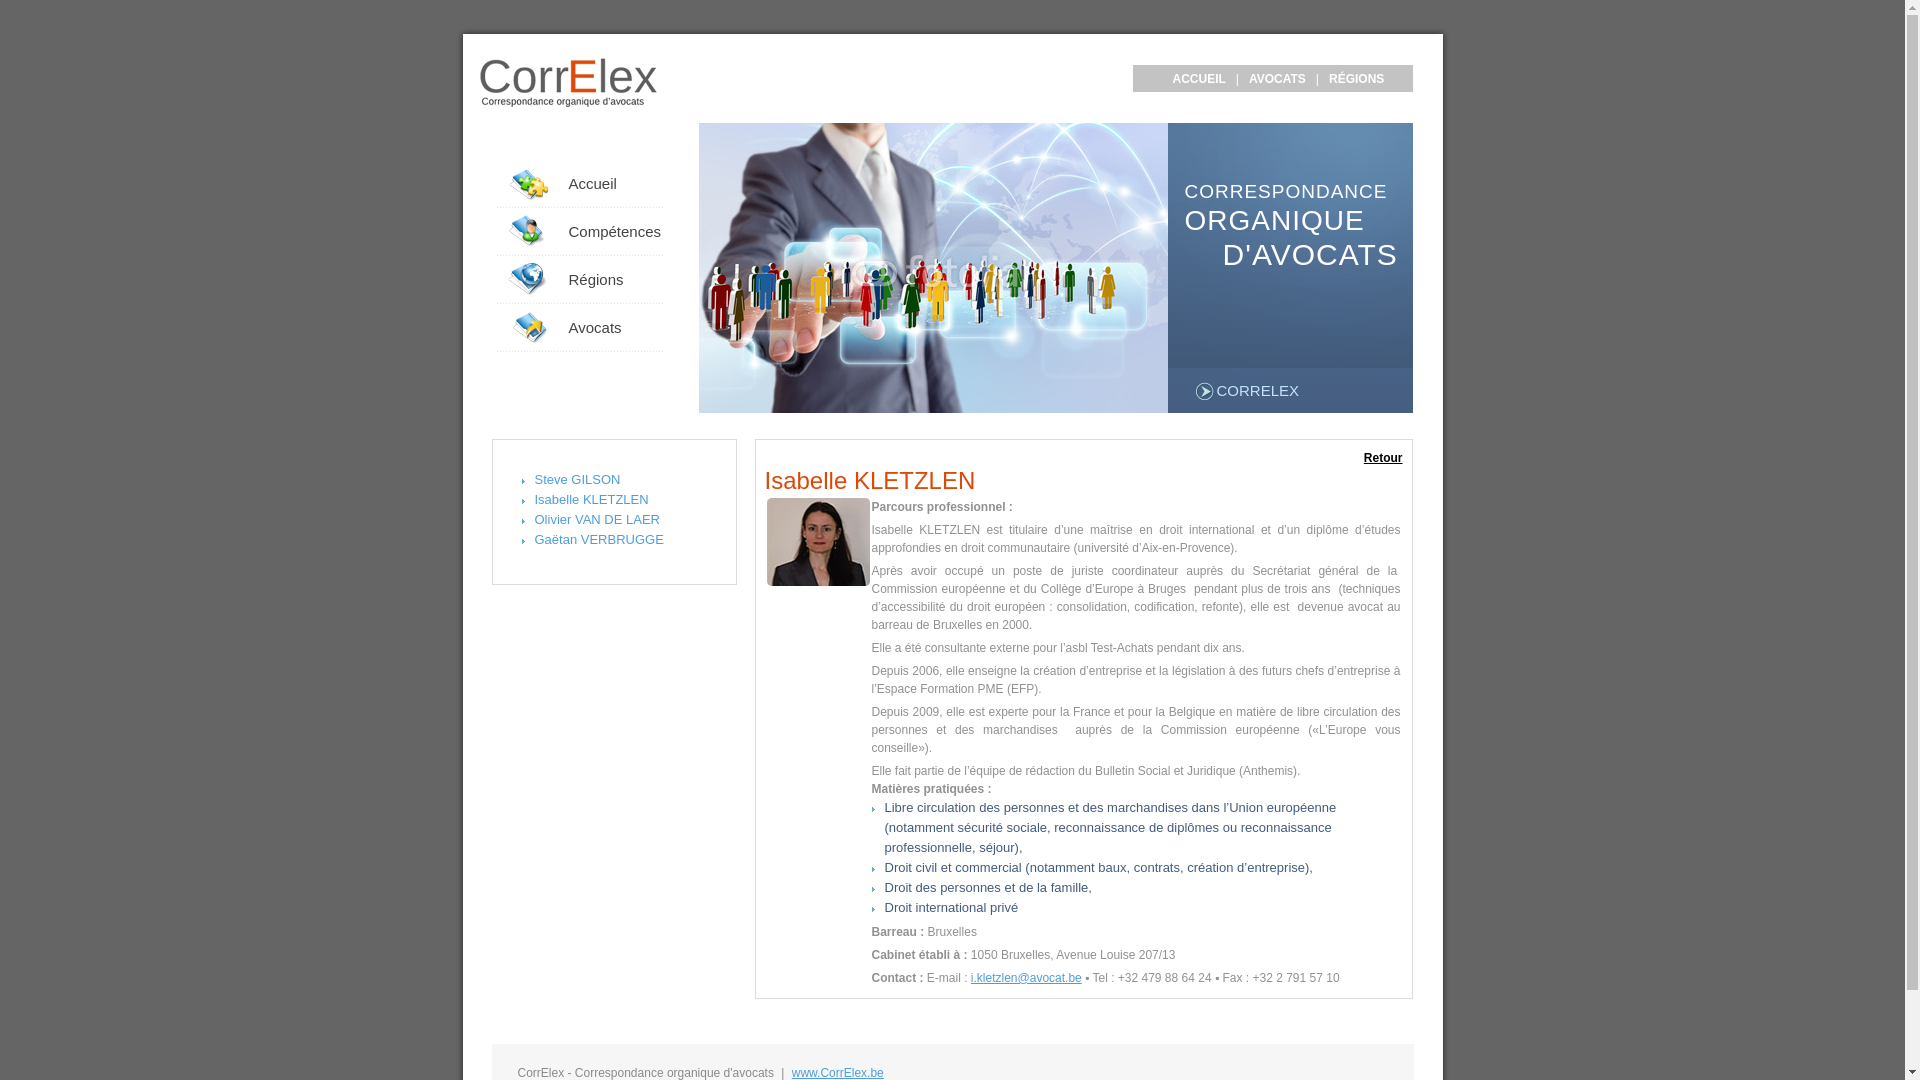 This screenshot has height=1080, width=1920. Describe the element at coordinates (533, 498) in the screenshot. I see `'Isabelle KLETZLEN'` at that location.